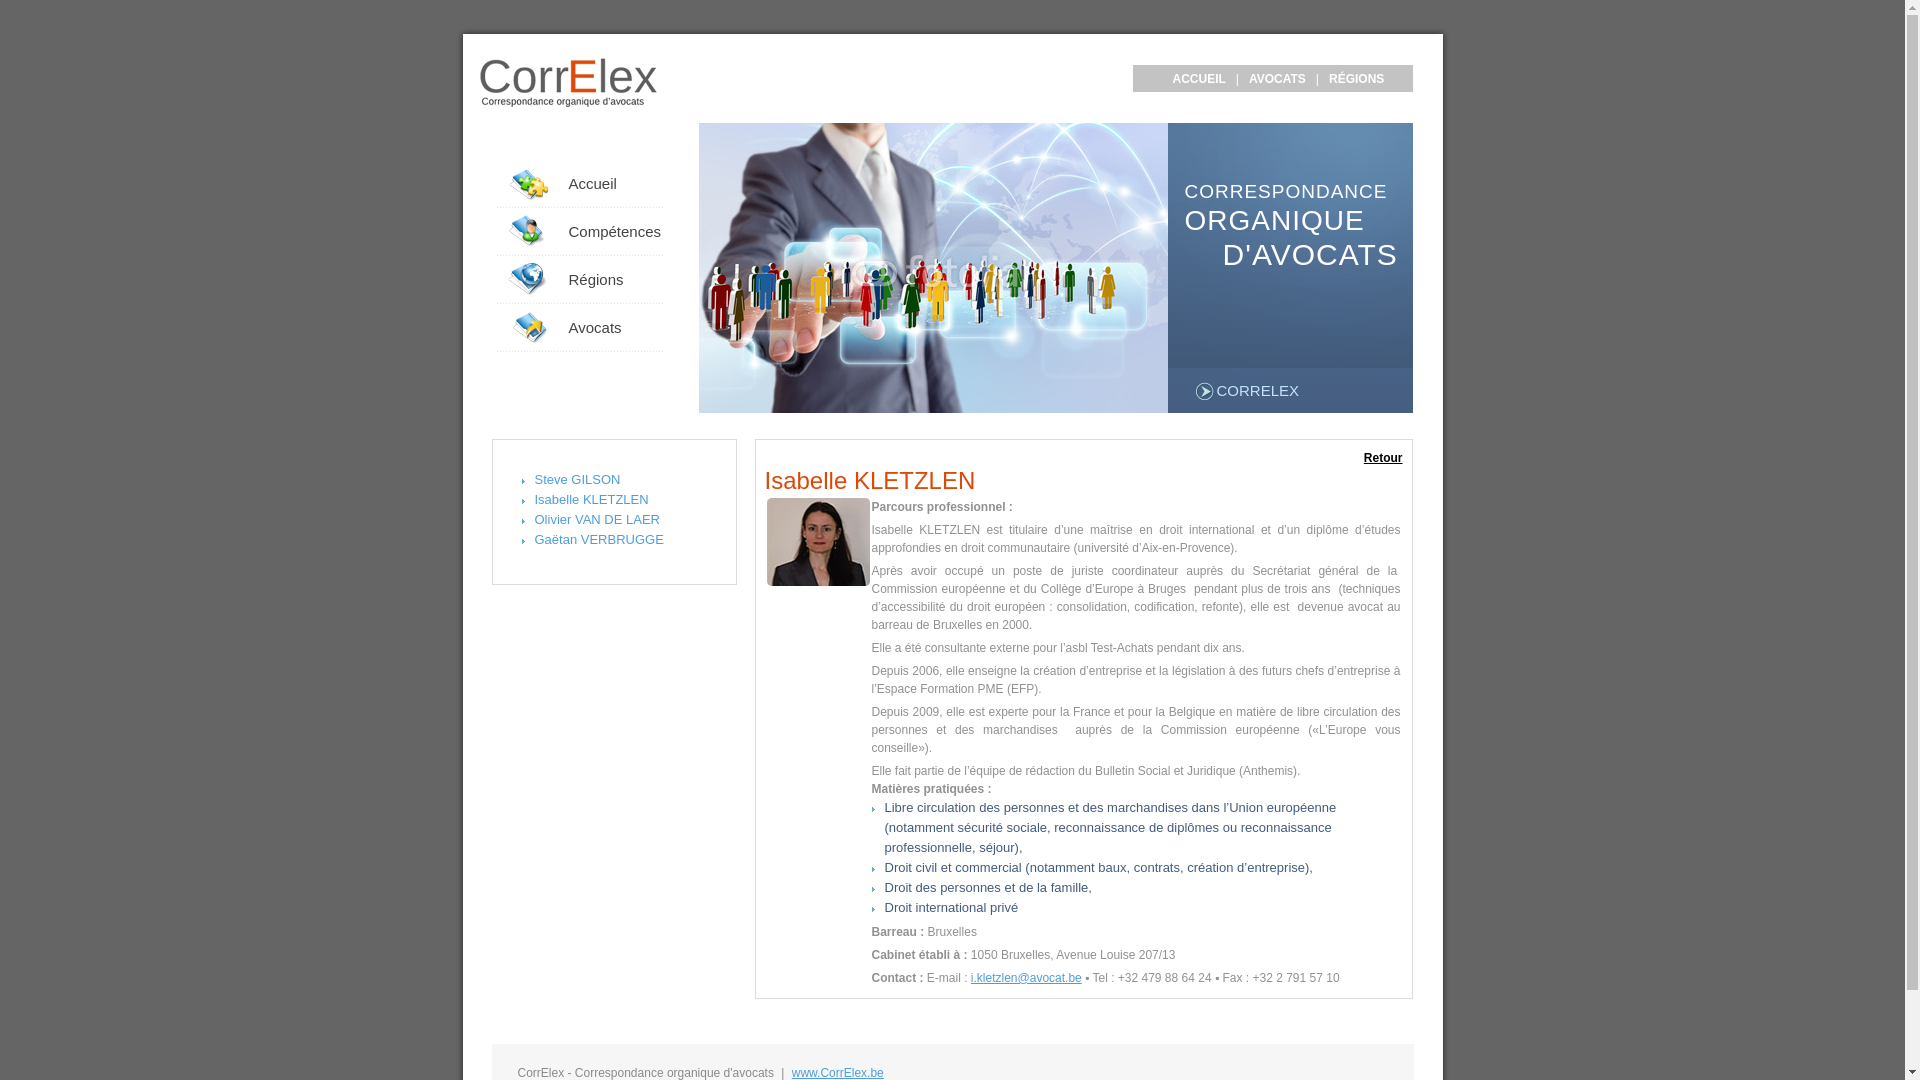 This screenshot has height=1080, width=1920. Describe the element at coordinates (533, 498) in the screenshot. I see `'Isabelle KLETZLEN'` at that location.